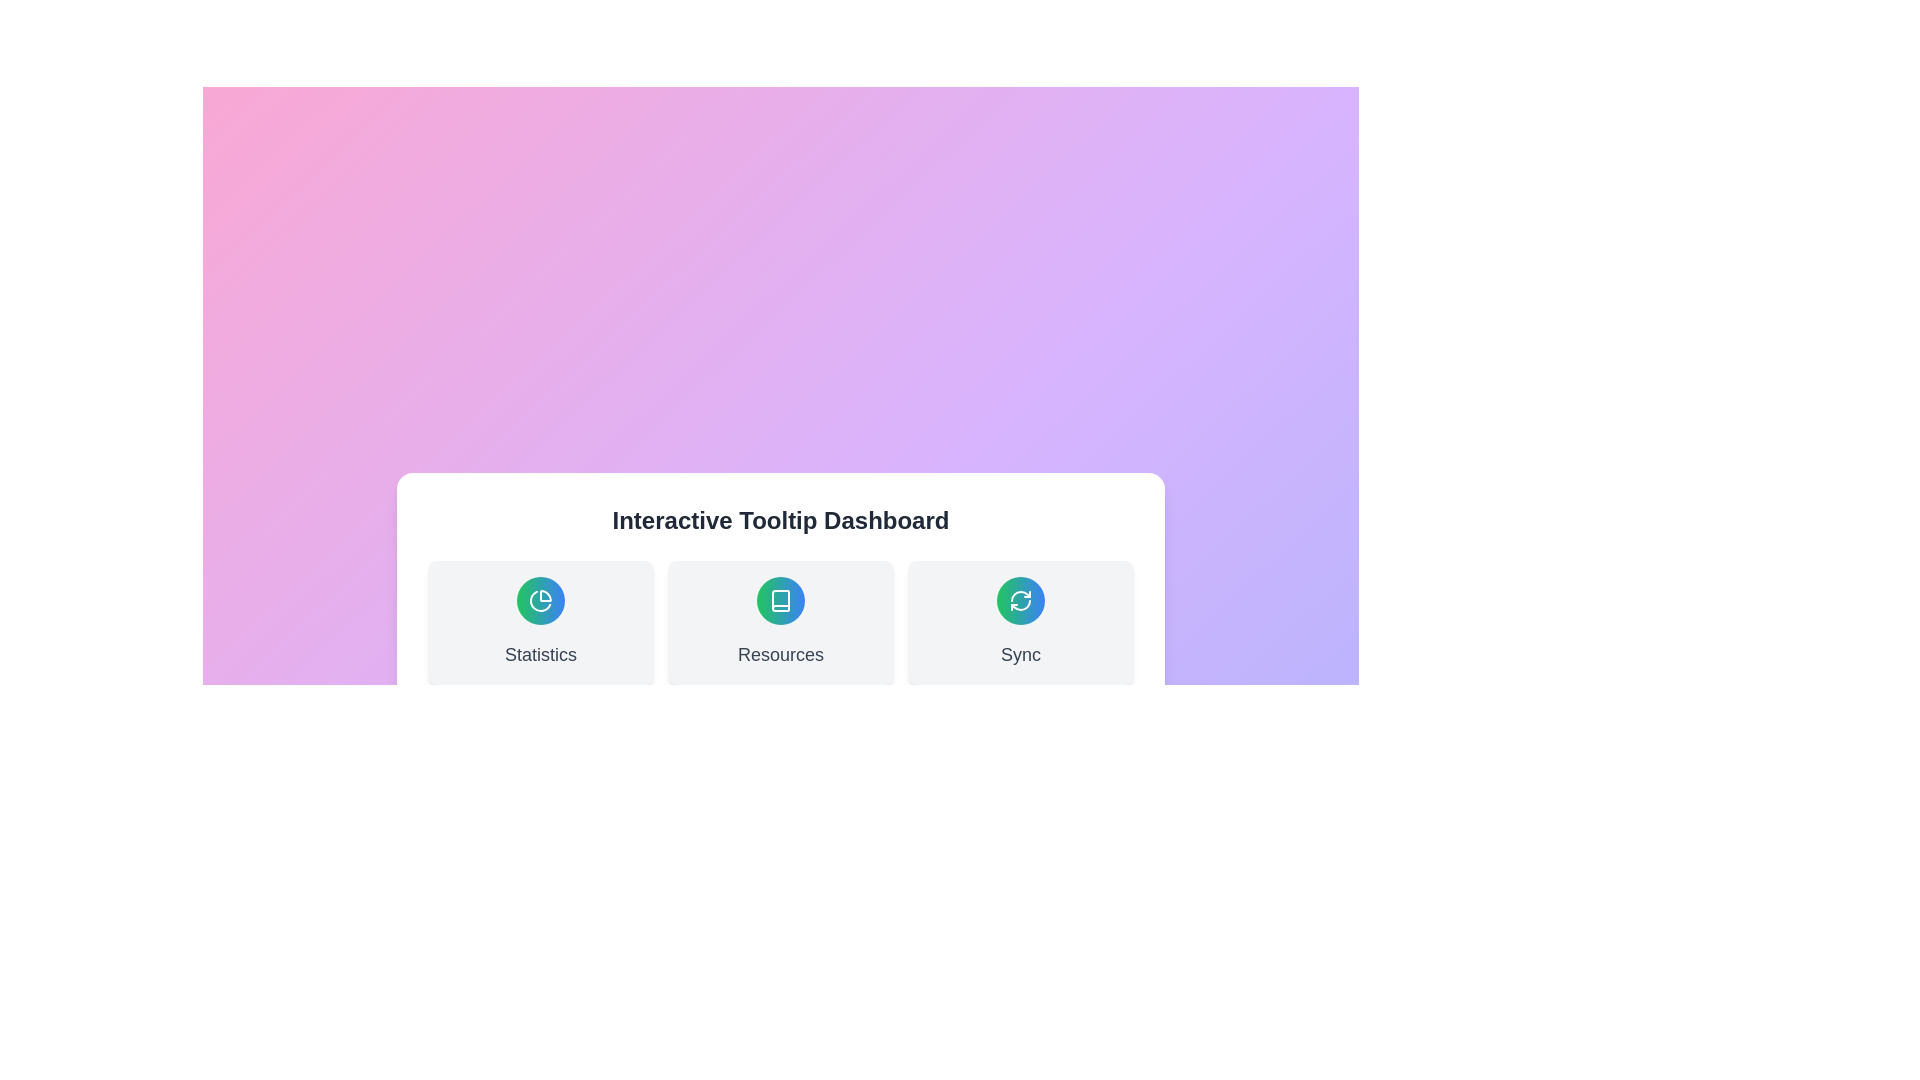 The image size is (1920, 1080). Describe the element at coordinates (541, 600) in the screenshot. I see `the icon button located in the leftmost position of the row of three icons within the 'Statistics' section` at that location.